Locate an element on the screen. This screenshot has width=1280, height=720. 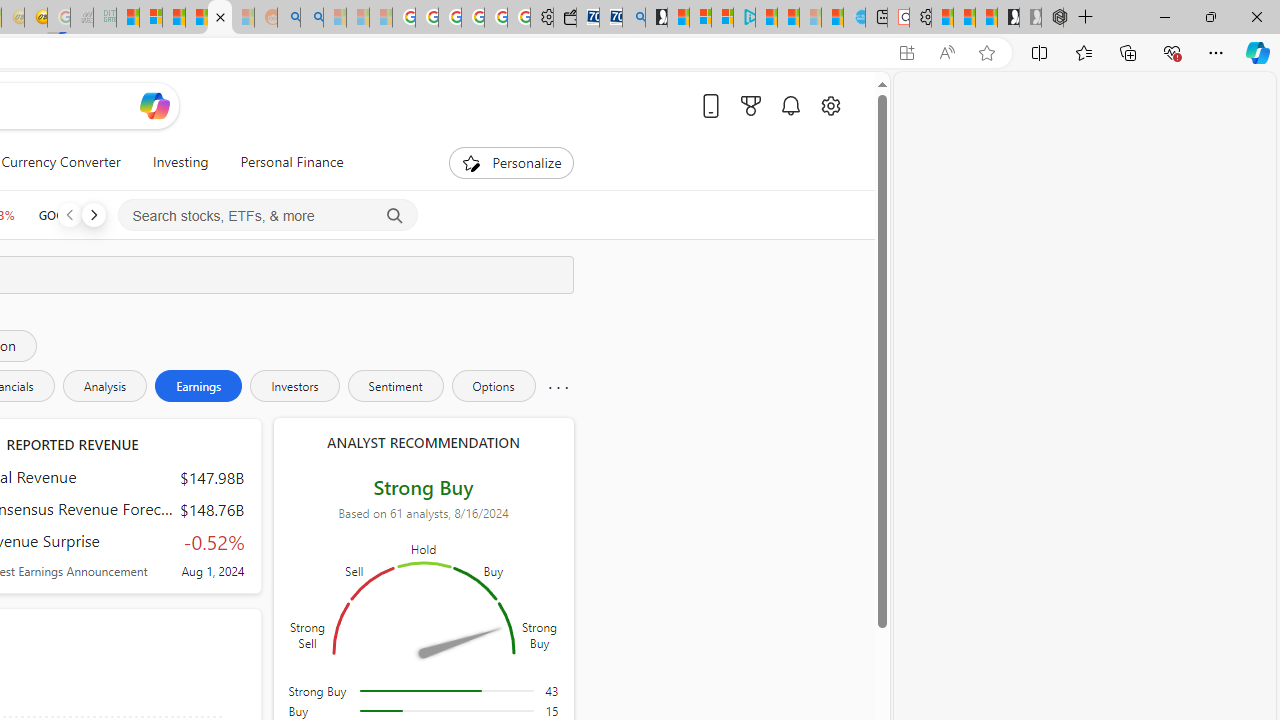
'Navy Quest' is located at coordinates (80, 17).